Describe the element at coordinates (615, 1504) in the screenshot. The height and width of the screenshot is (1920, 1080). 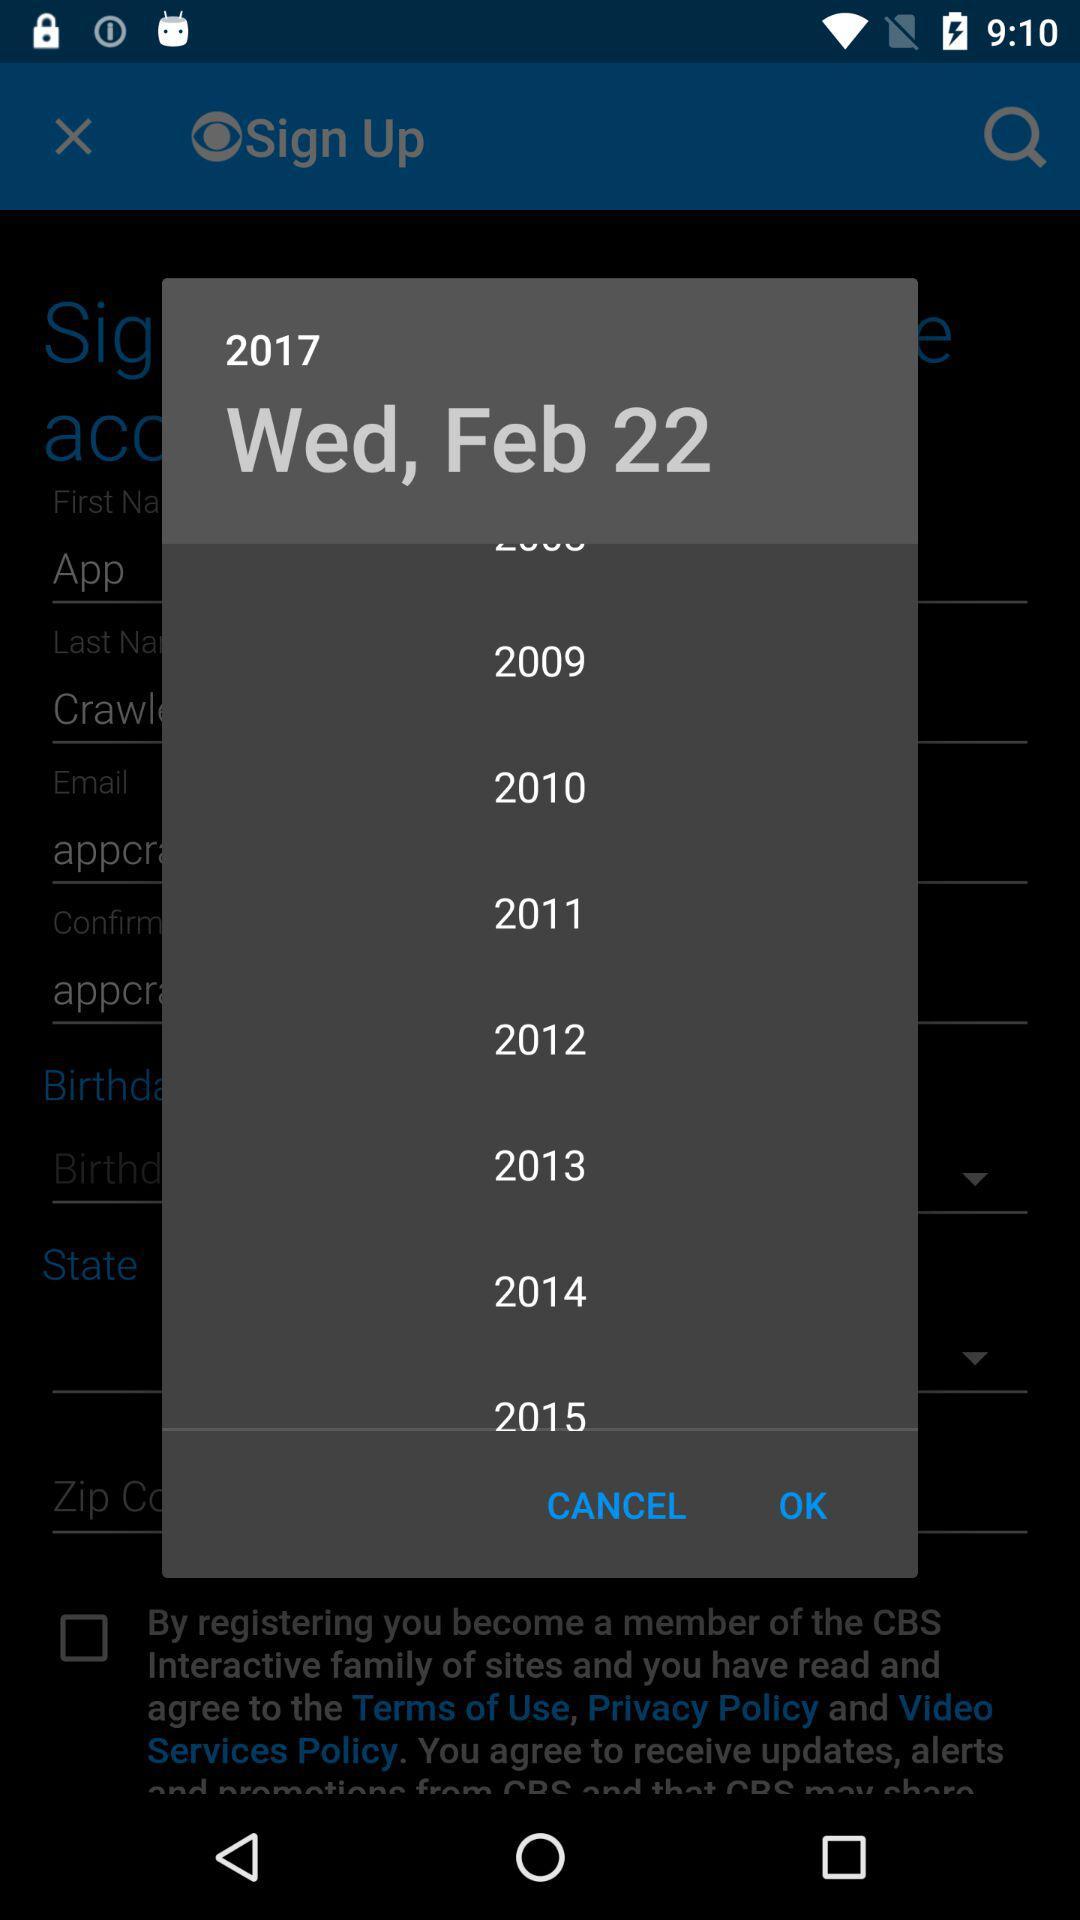
I see `icon below 2015 icon` at that location.